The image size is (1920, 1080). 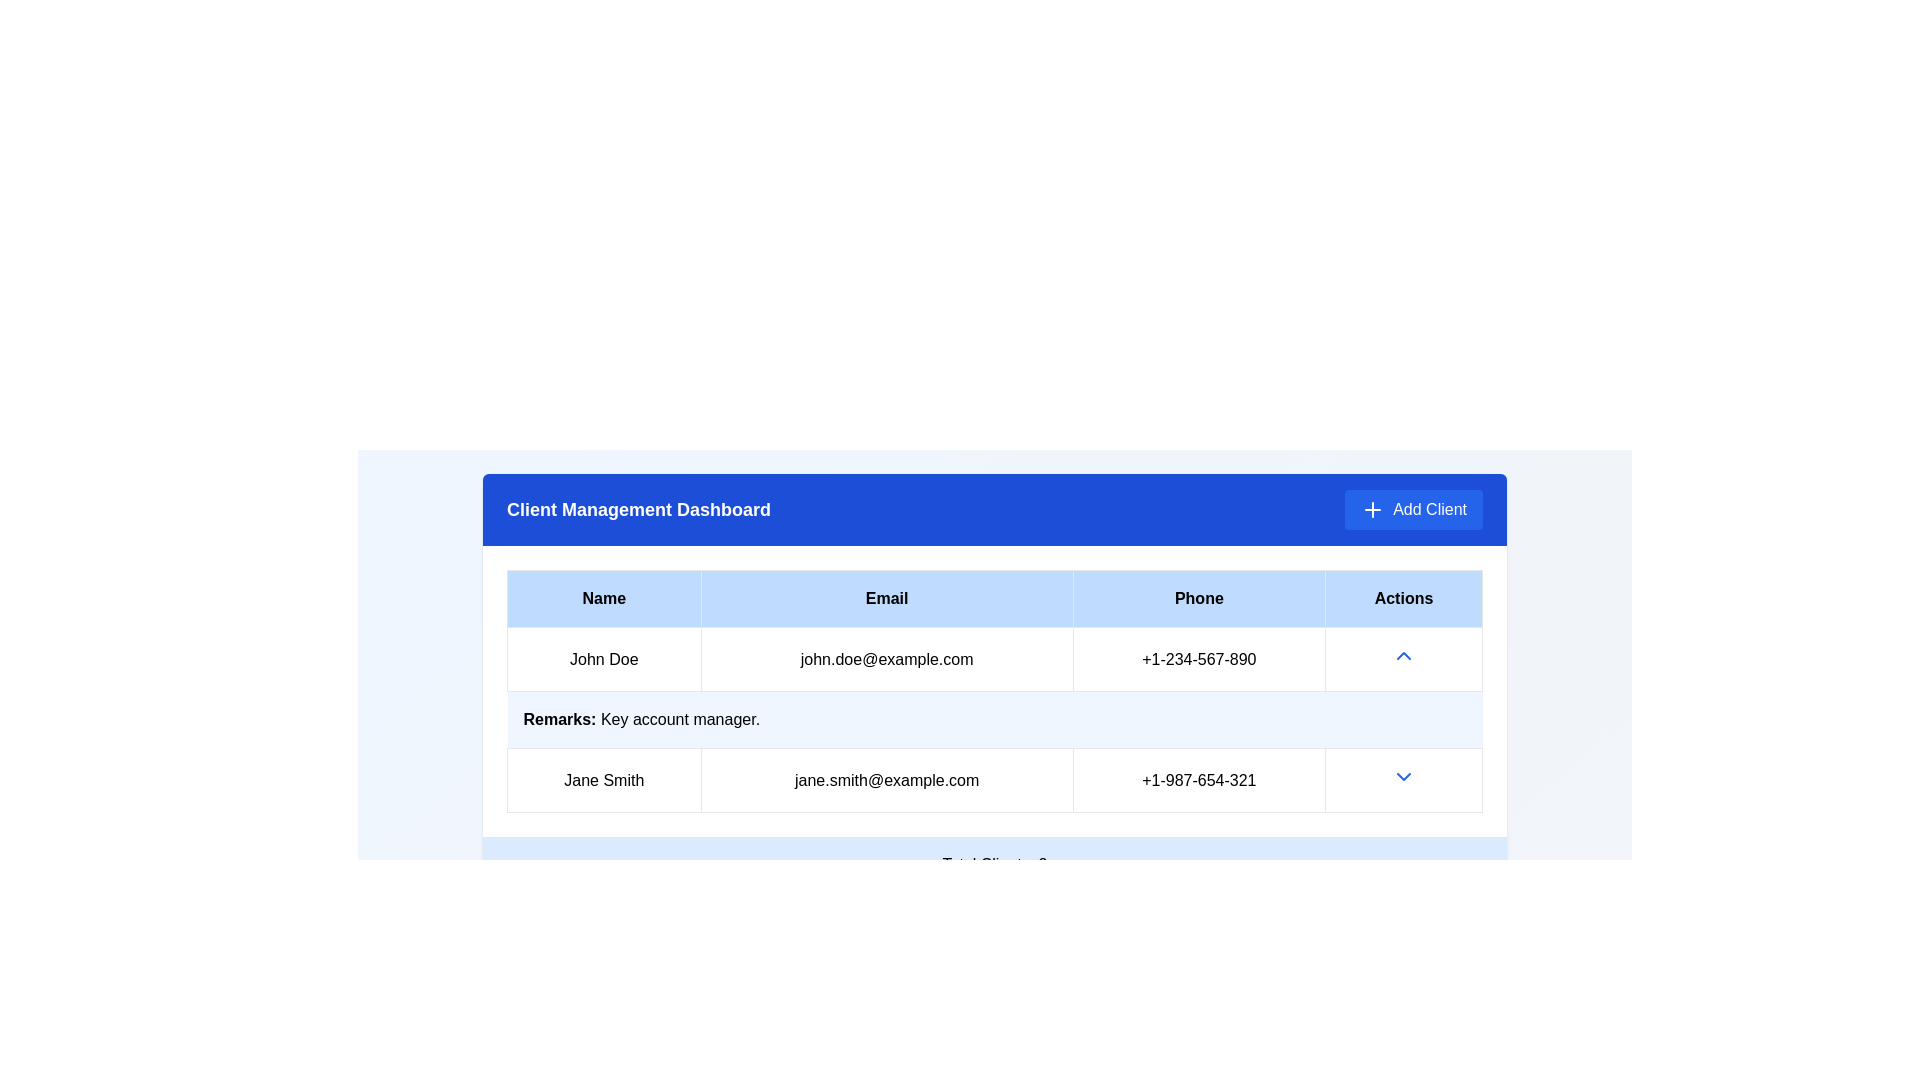 I want to click on the 'Add Client' button with a blue background and rounded corners, positioned on the right side of the 'Client Management Dashboard' header bar, so click(x=1413, y=508).